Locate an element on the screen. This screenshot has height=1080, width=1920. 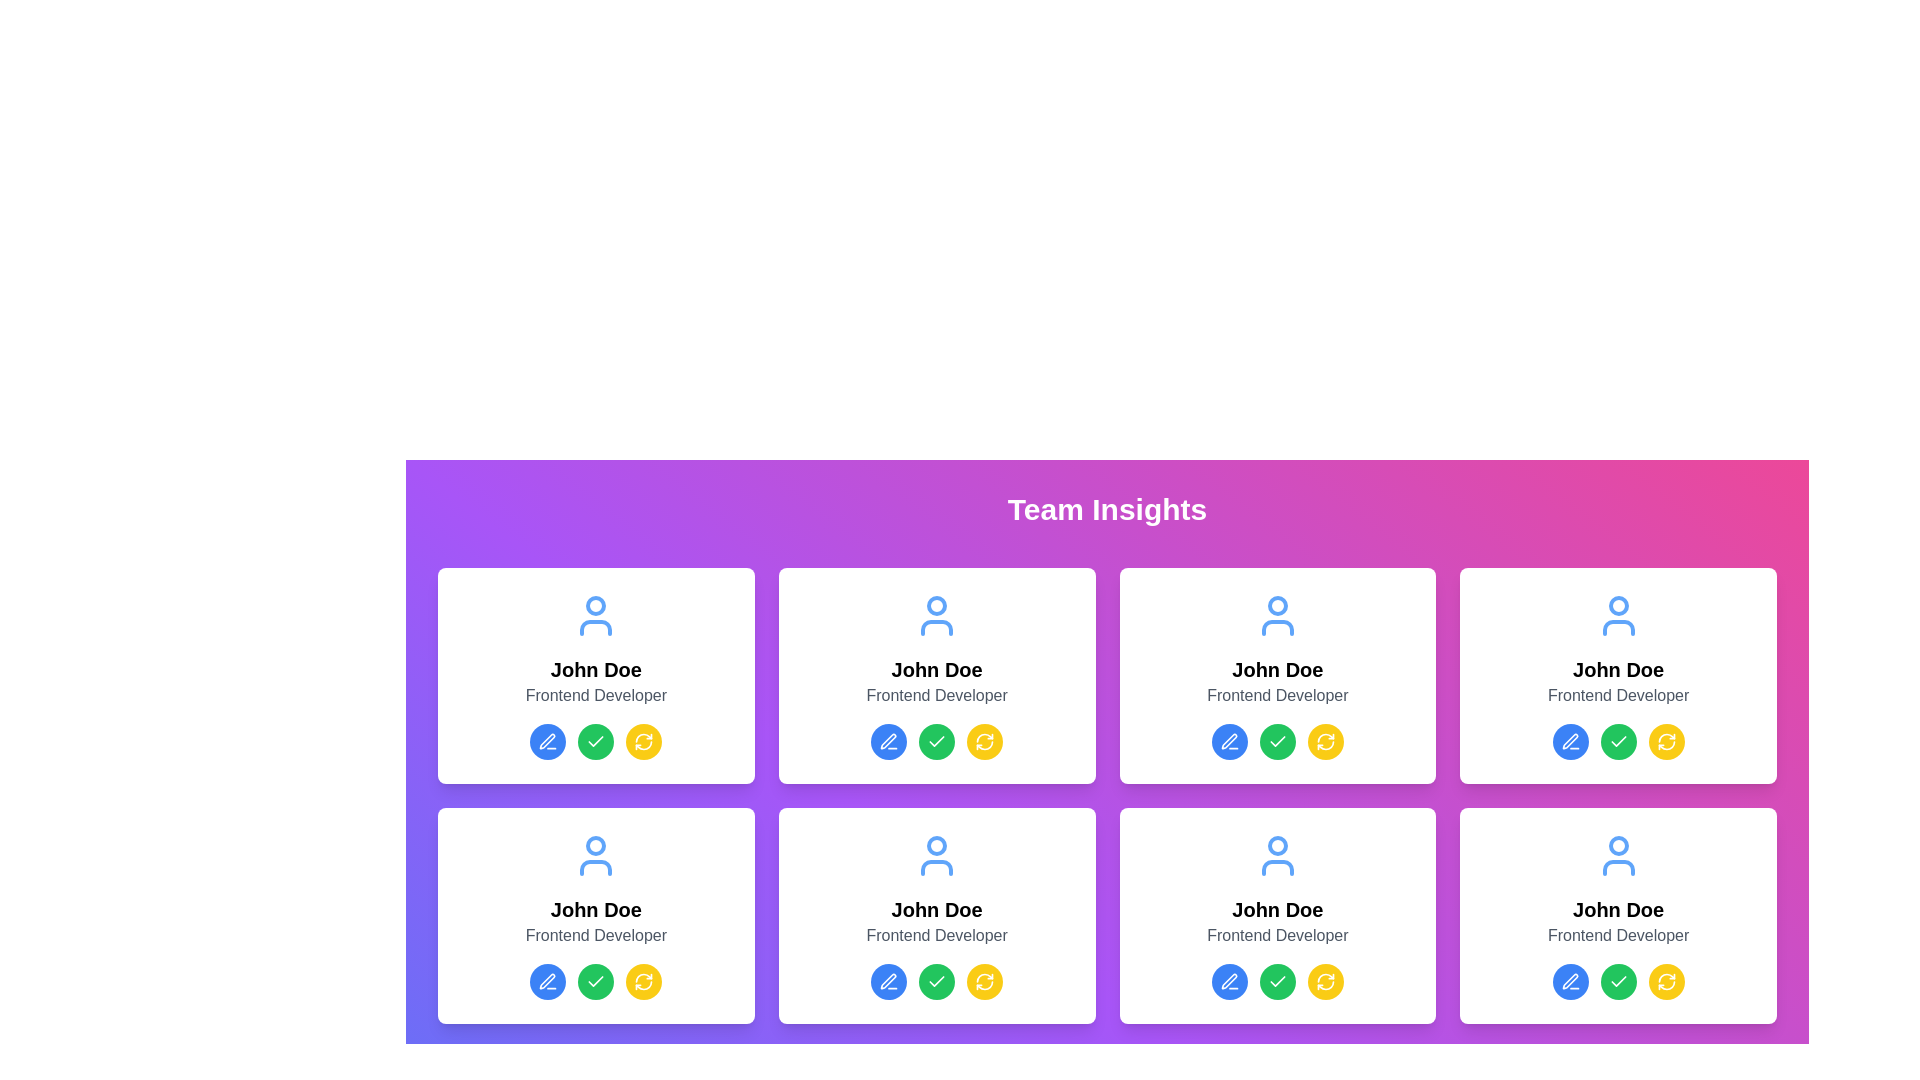
the user avatar icon, which is a stylized outline of a user figure colored in blue, located at the top section of the fourth user profile card in the second row of the grid layout is located at coordinates (1618, 855).